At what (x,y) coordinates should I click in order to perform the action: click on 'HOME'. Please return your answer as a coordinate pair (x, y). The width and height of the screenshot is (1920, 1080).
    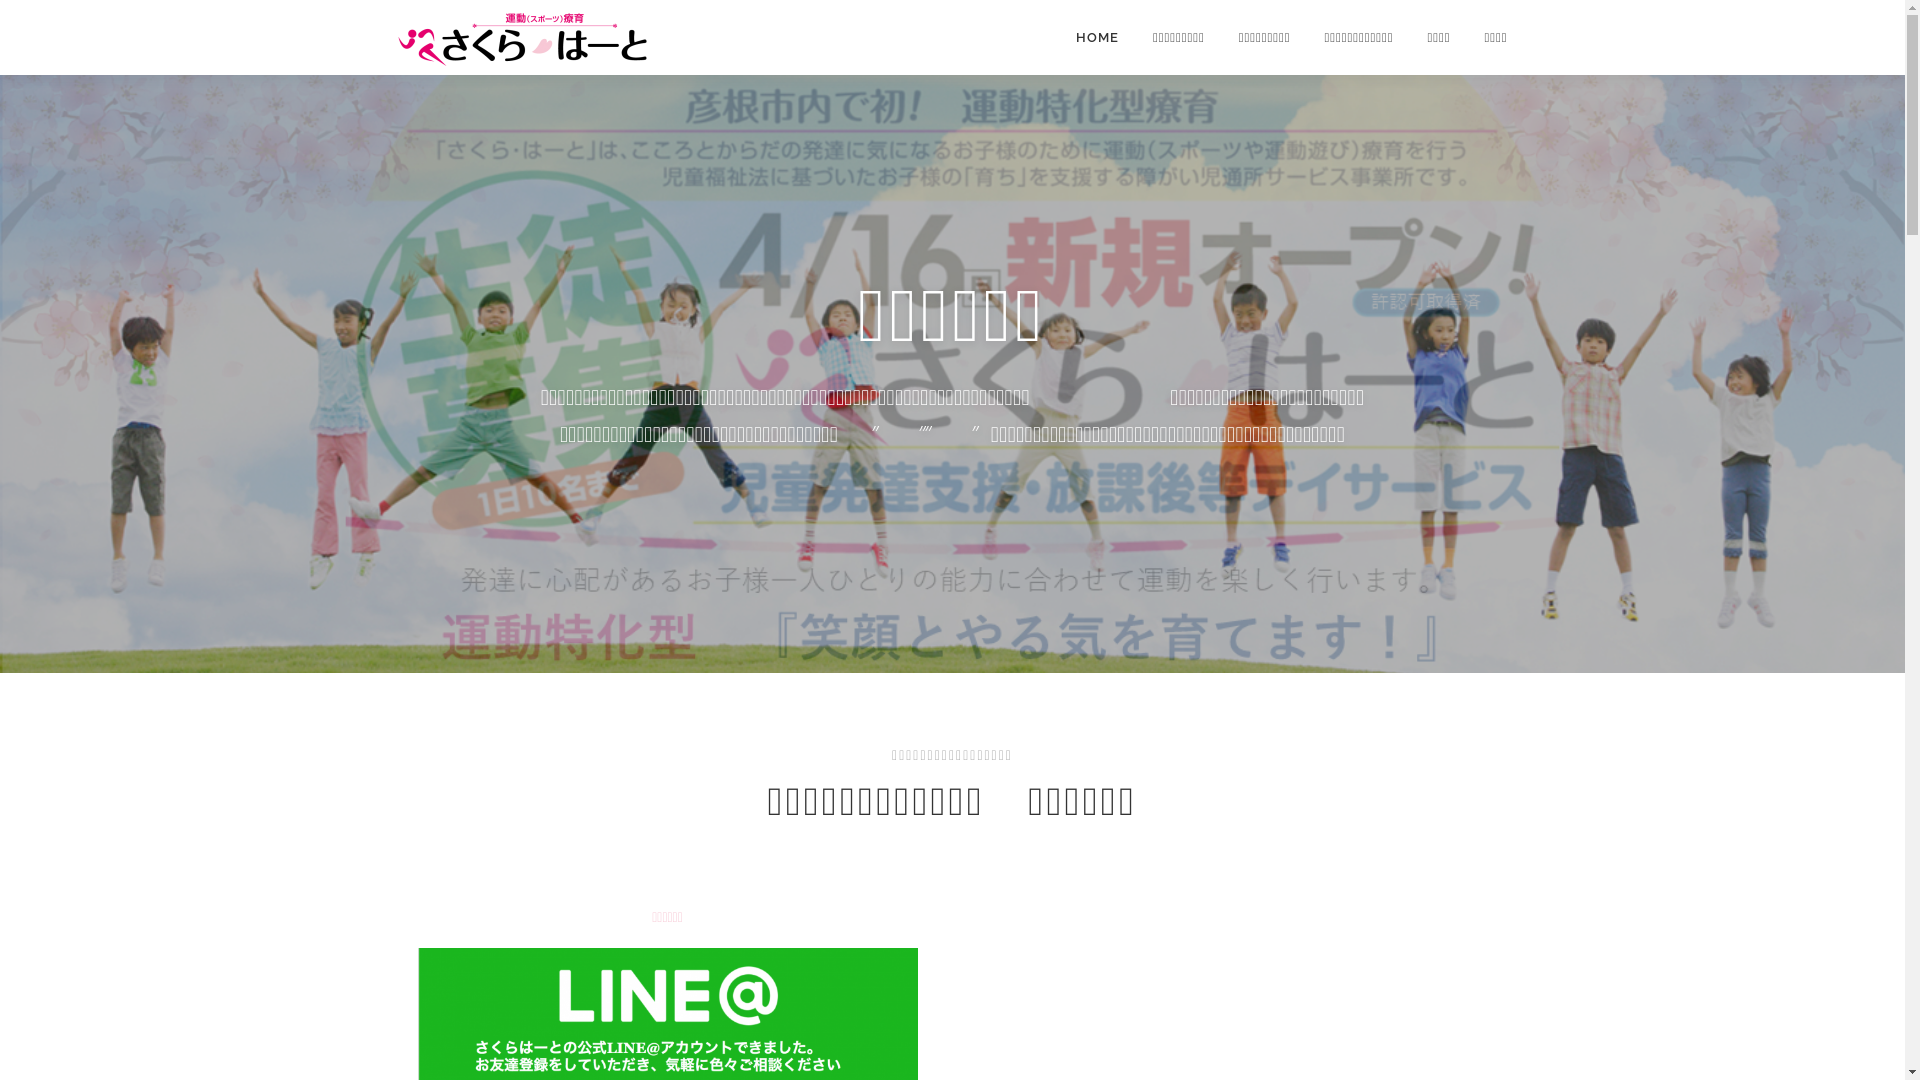
    Looking at the image, I should click on (1096, 37).